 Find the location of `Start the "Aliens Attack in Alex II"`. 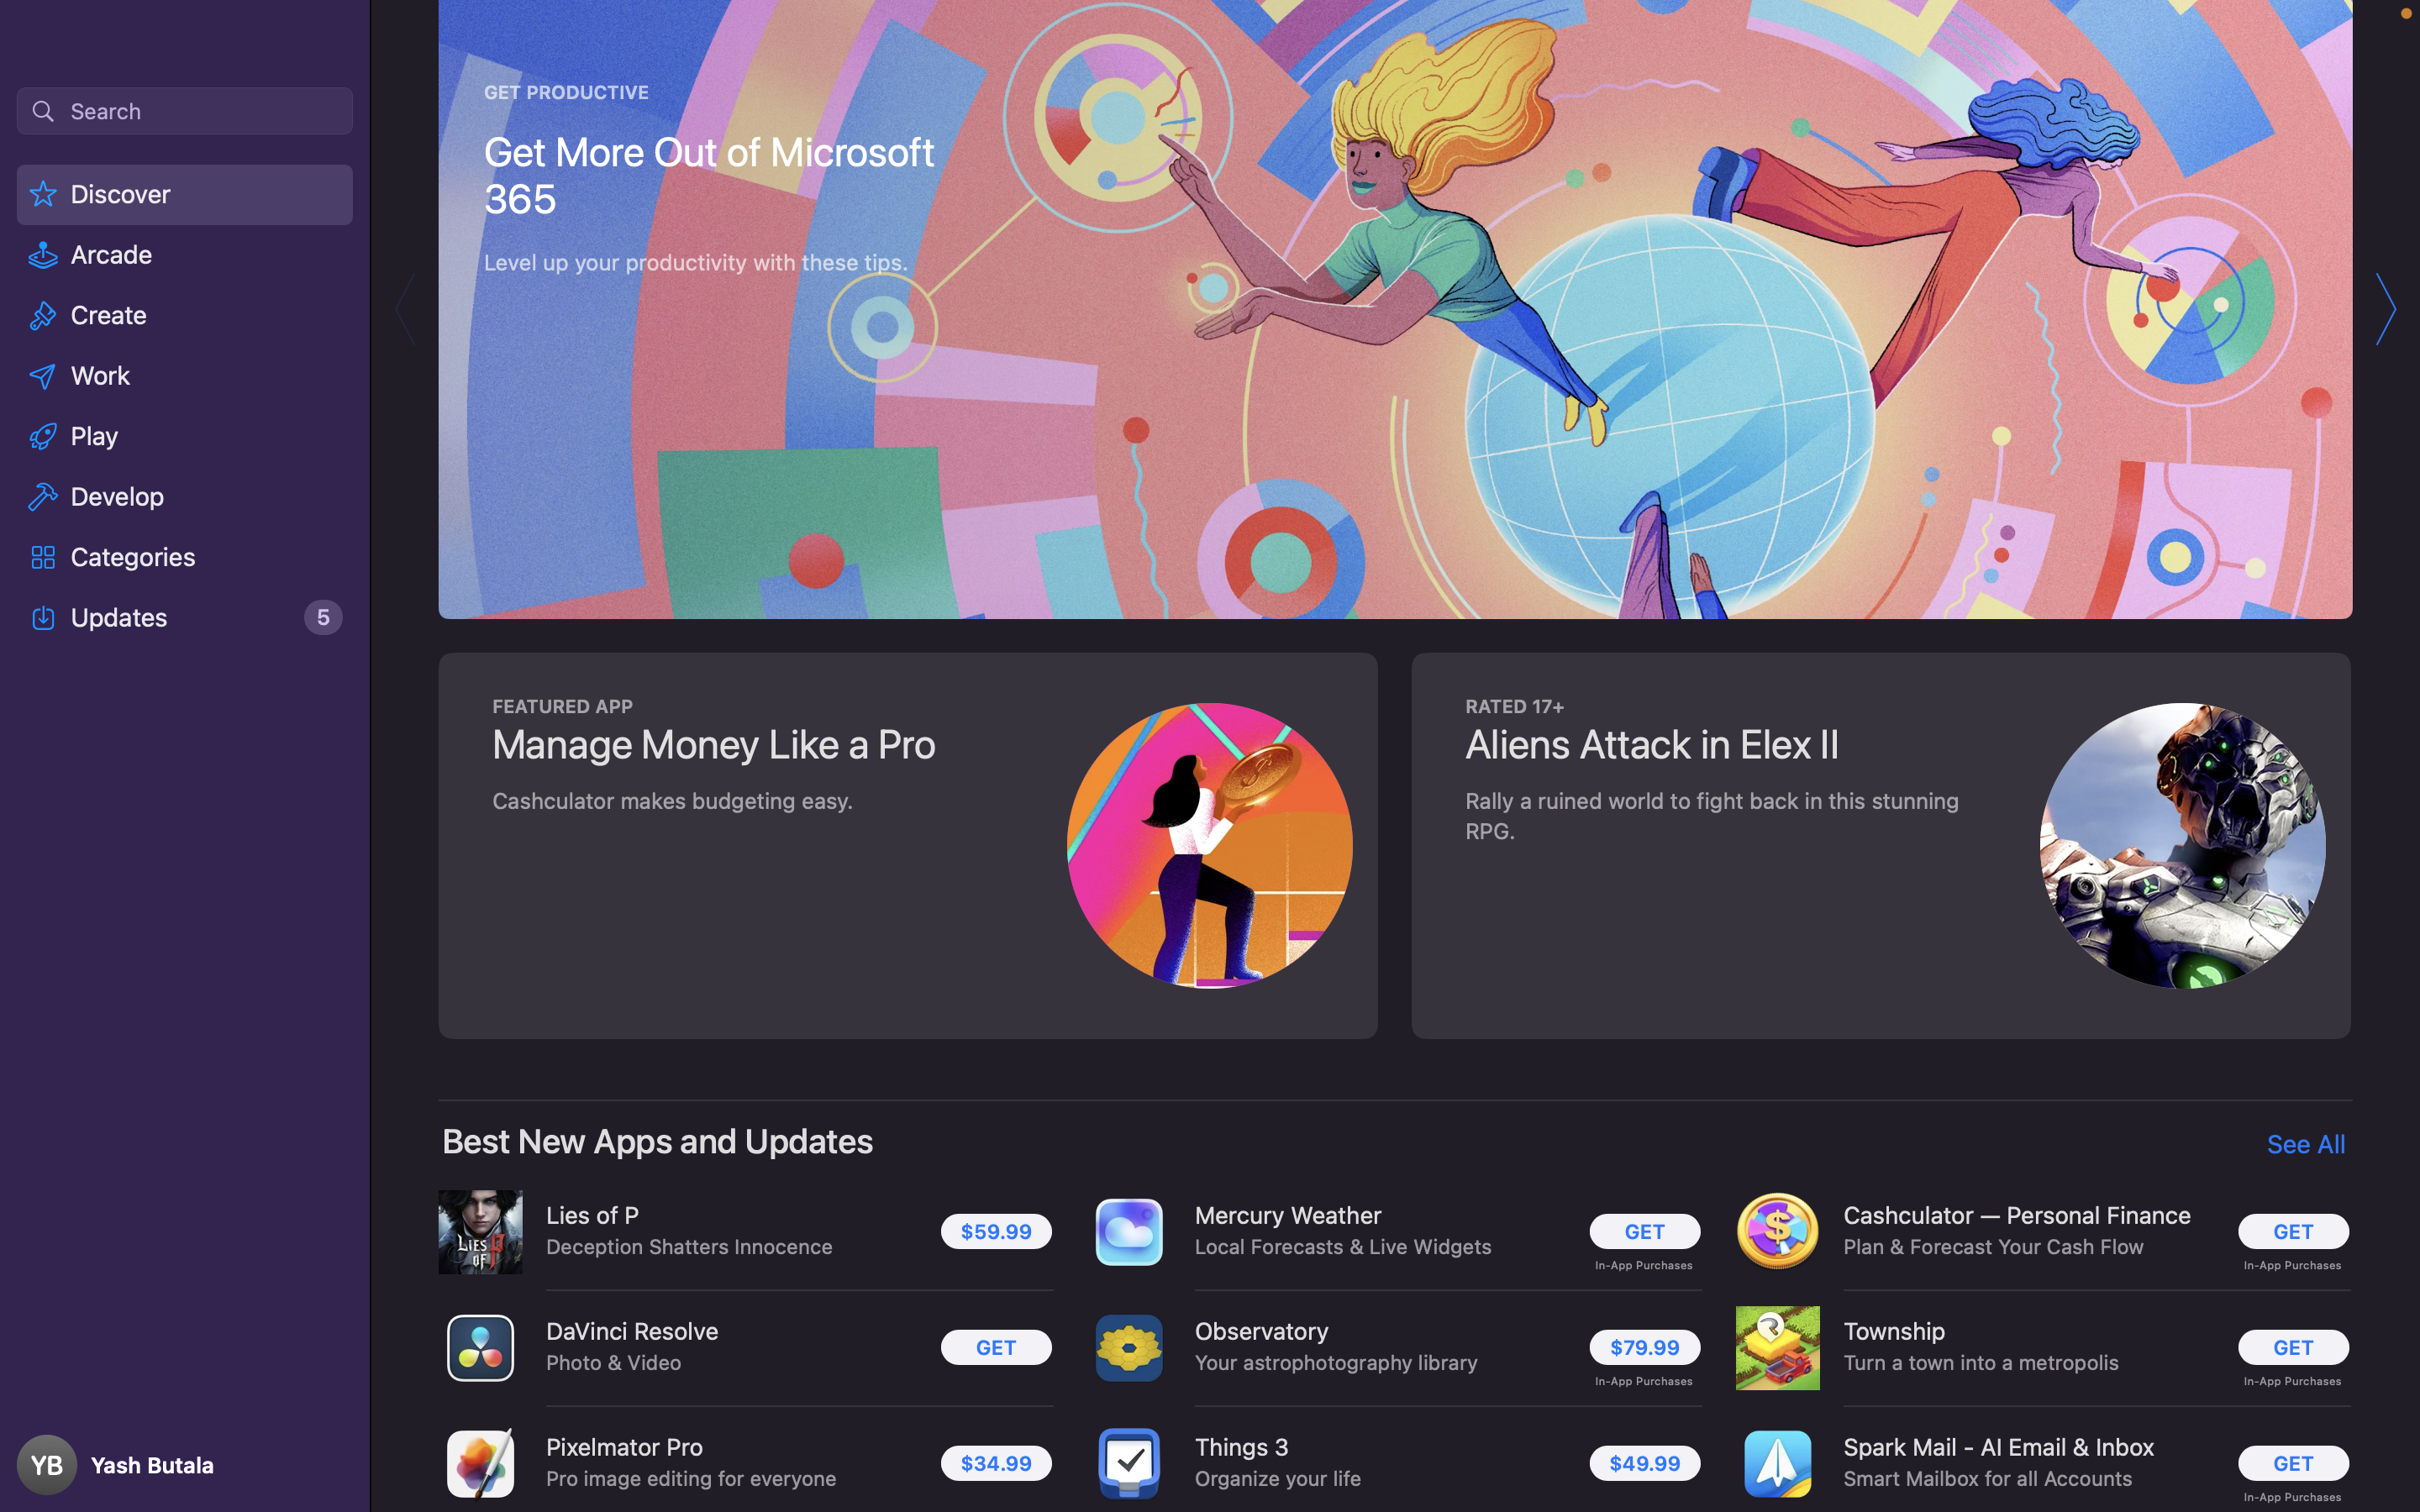

Start the "Aliens Attack in Alex II" is located at coordinates (1876, 842).